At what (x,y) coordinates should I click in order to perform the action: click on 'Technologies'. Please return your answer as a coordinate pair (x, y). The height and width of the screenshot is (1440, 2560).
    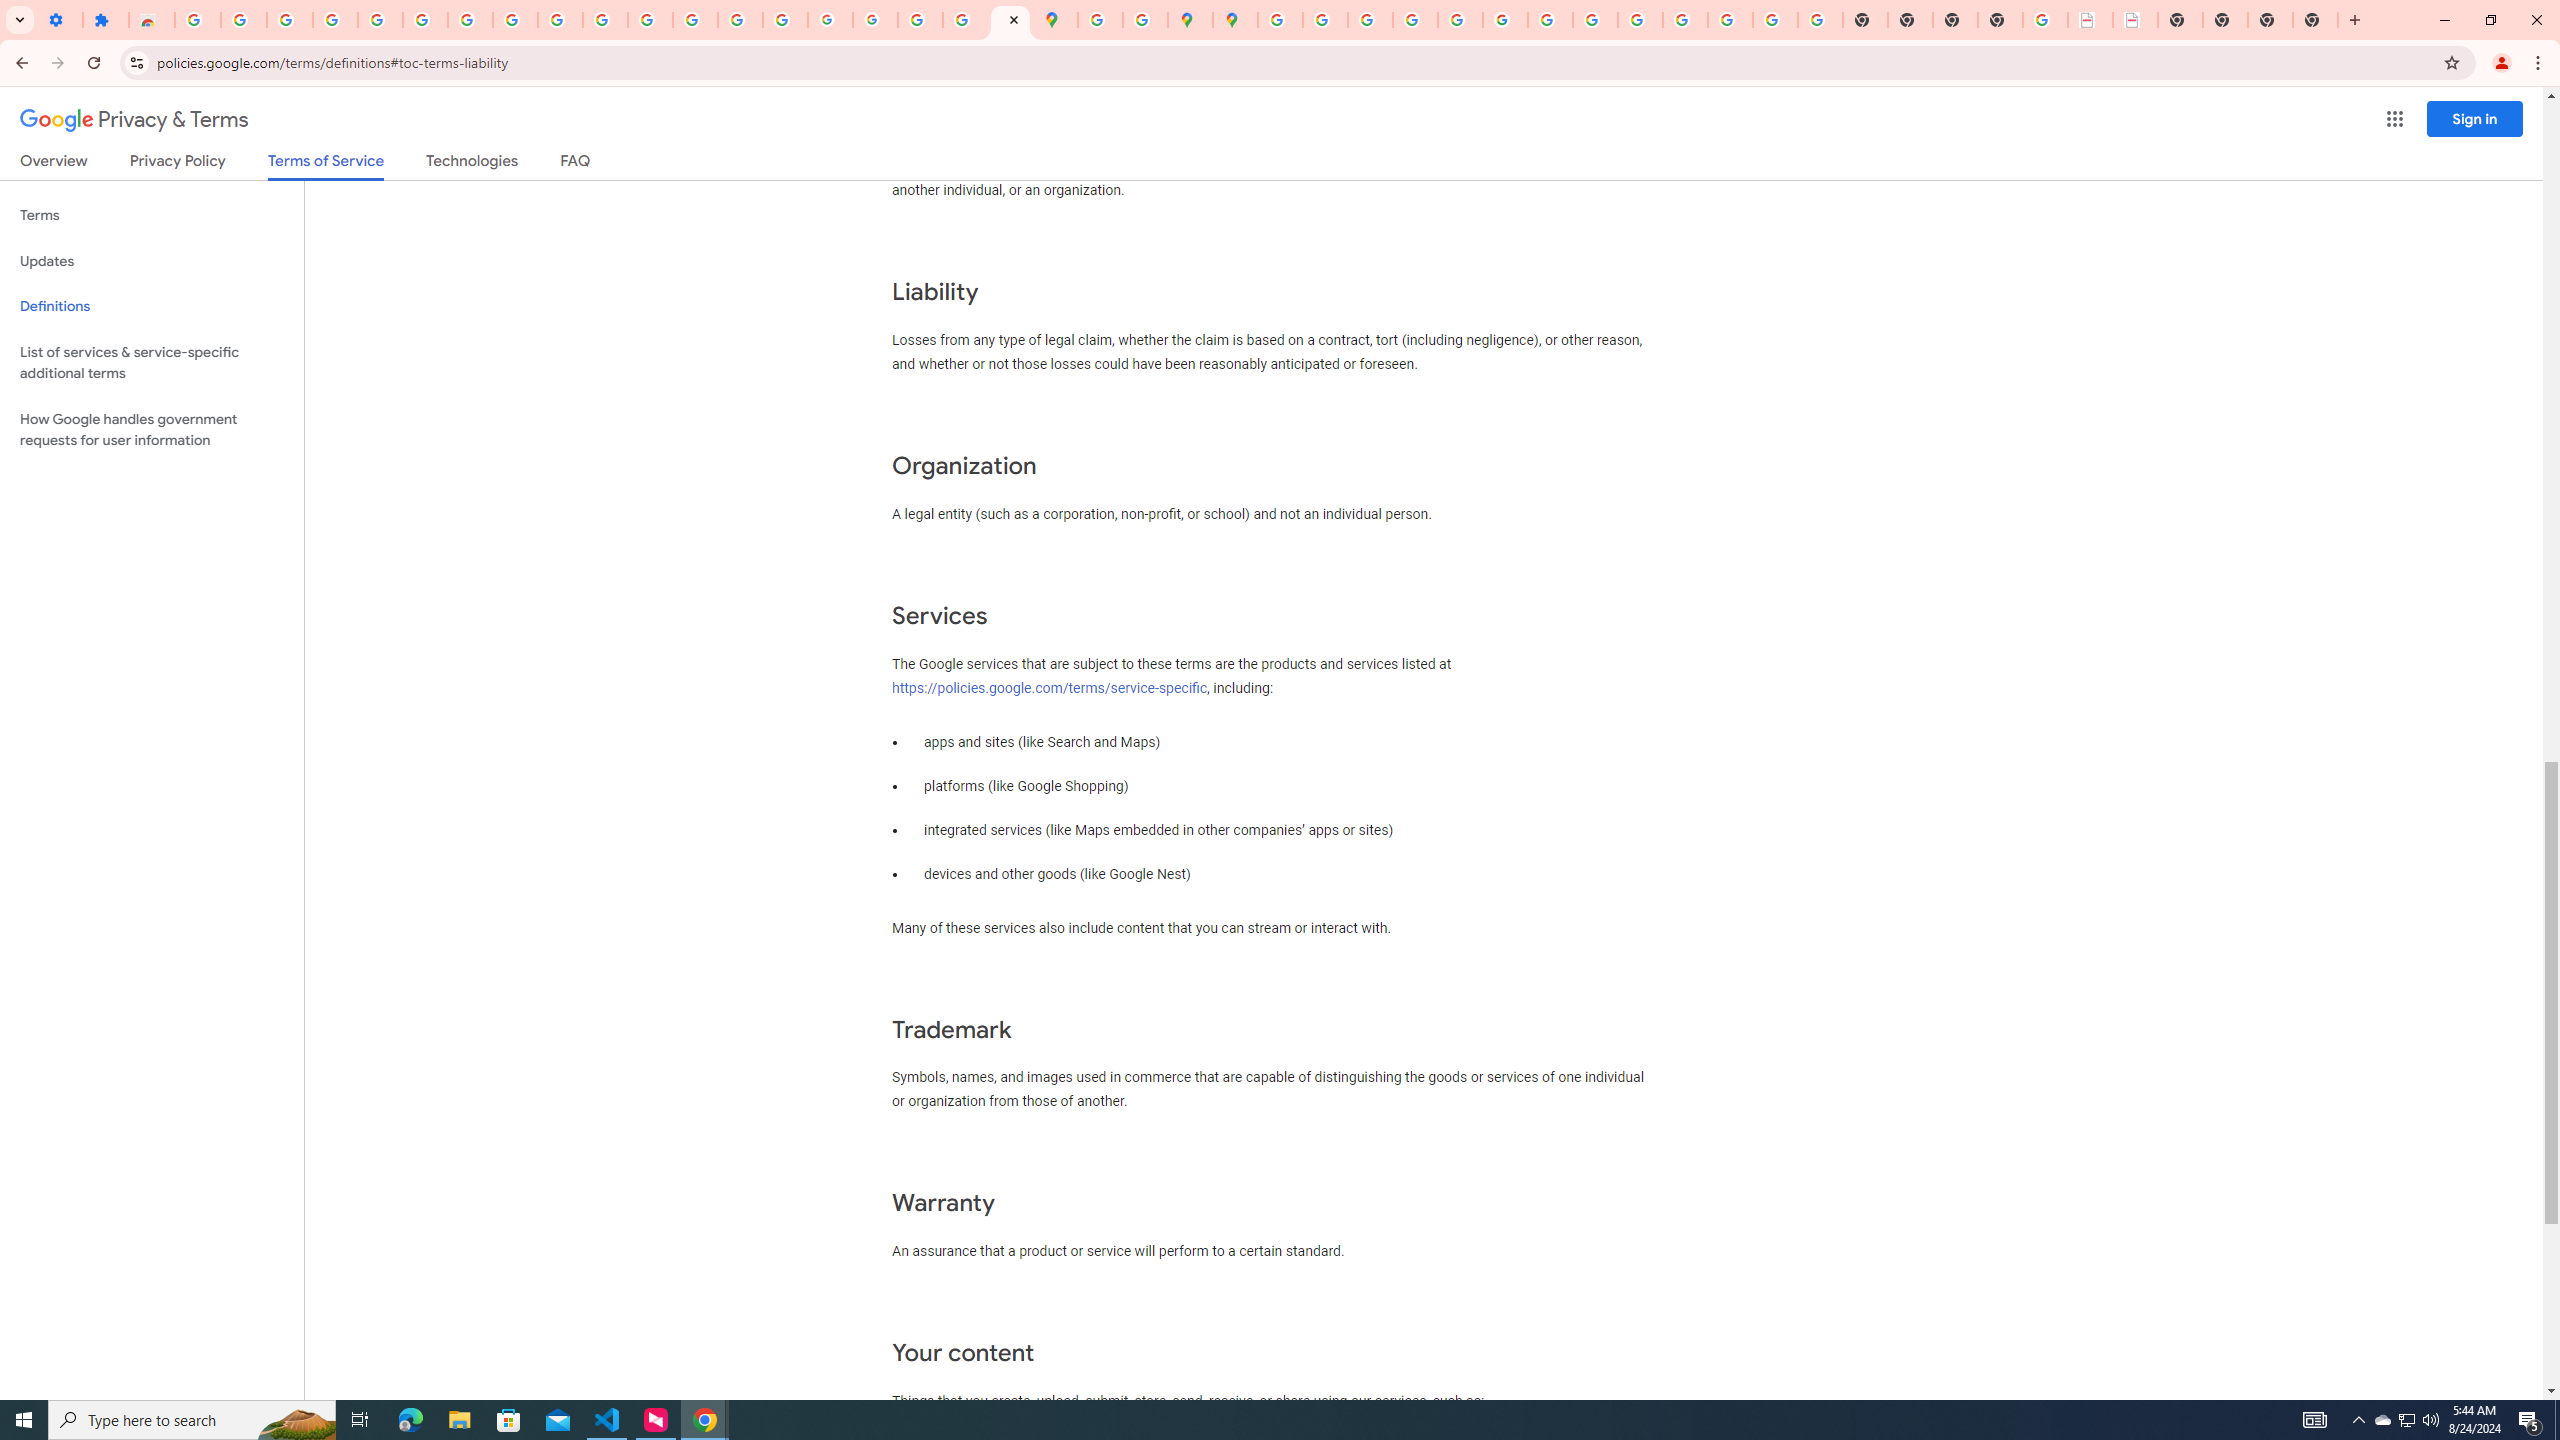
    Looking at the image, I should click on (472, 164).